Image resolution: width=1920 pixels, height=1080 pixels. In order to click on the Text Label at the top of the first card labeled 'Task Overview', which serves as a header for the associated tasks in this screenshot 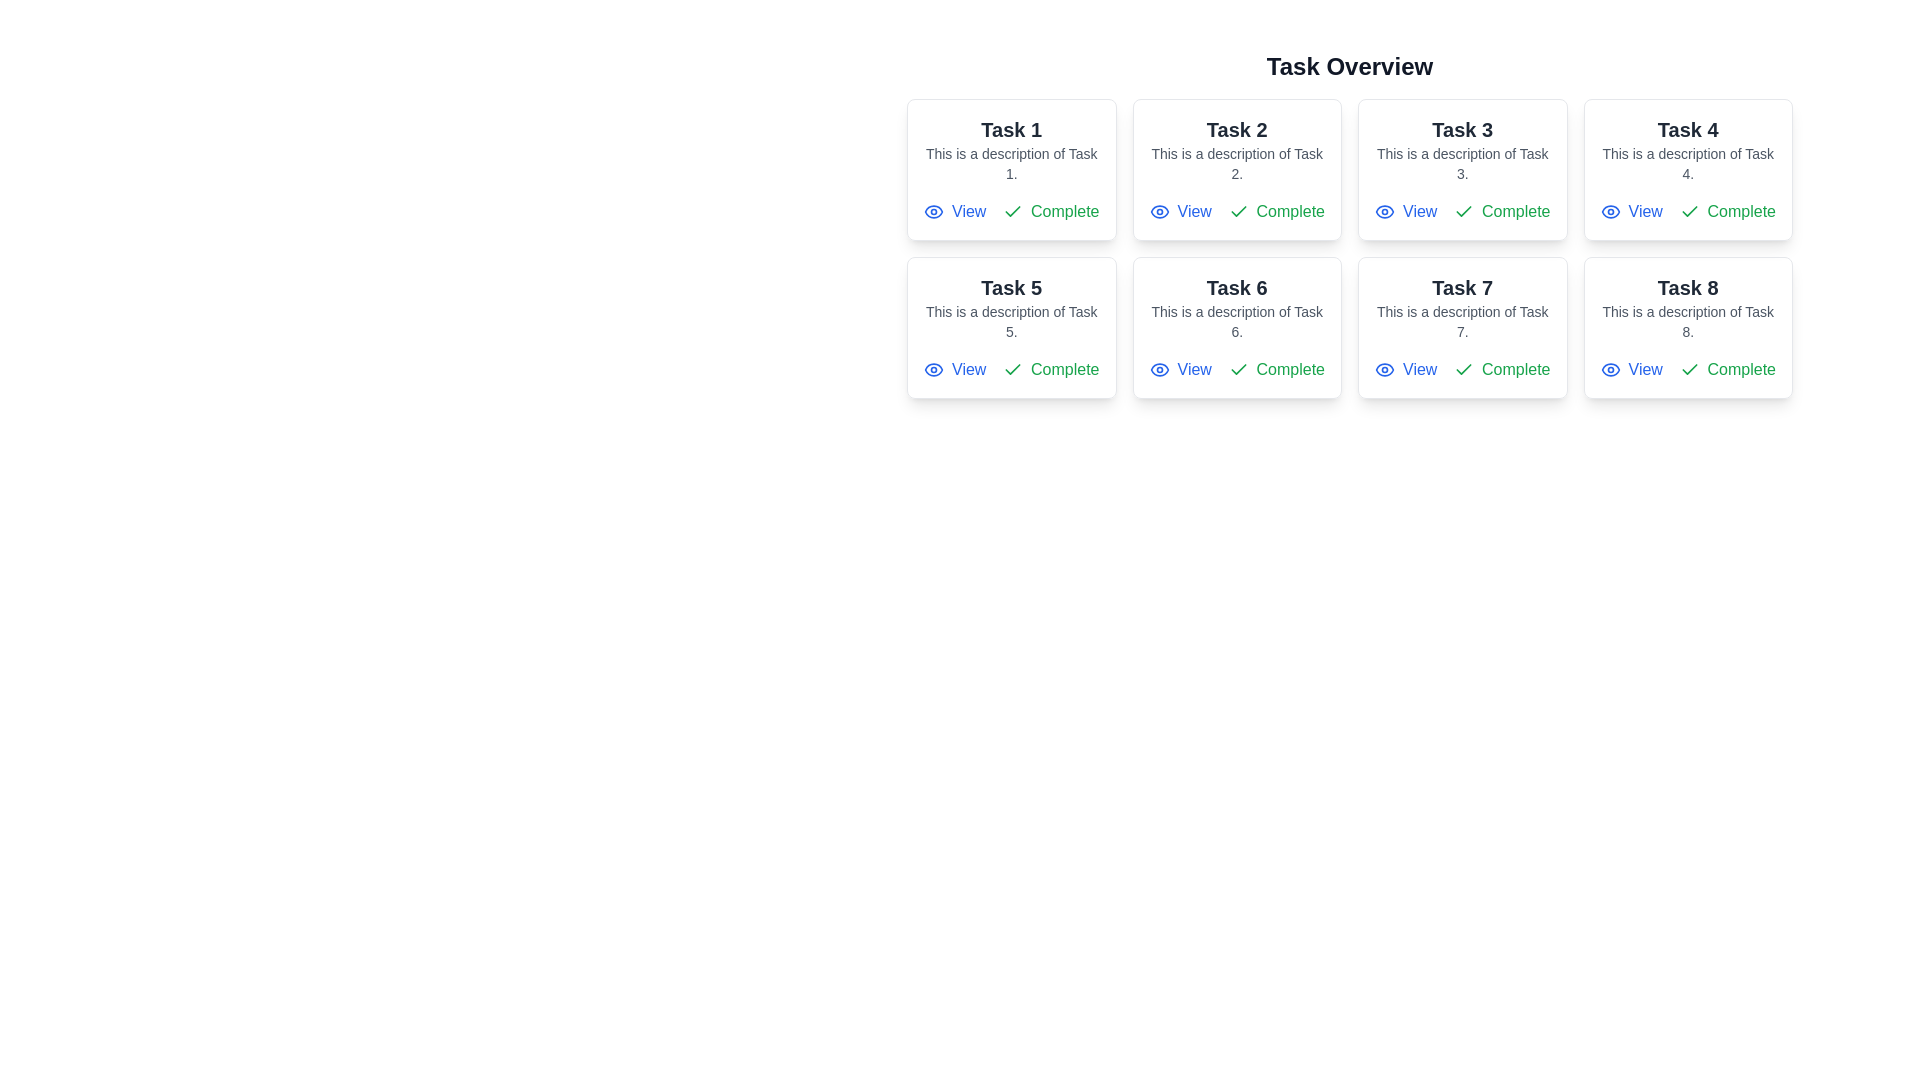, I will do `click(1011, 130)`.